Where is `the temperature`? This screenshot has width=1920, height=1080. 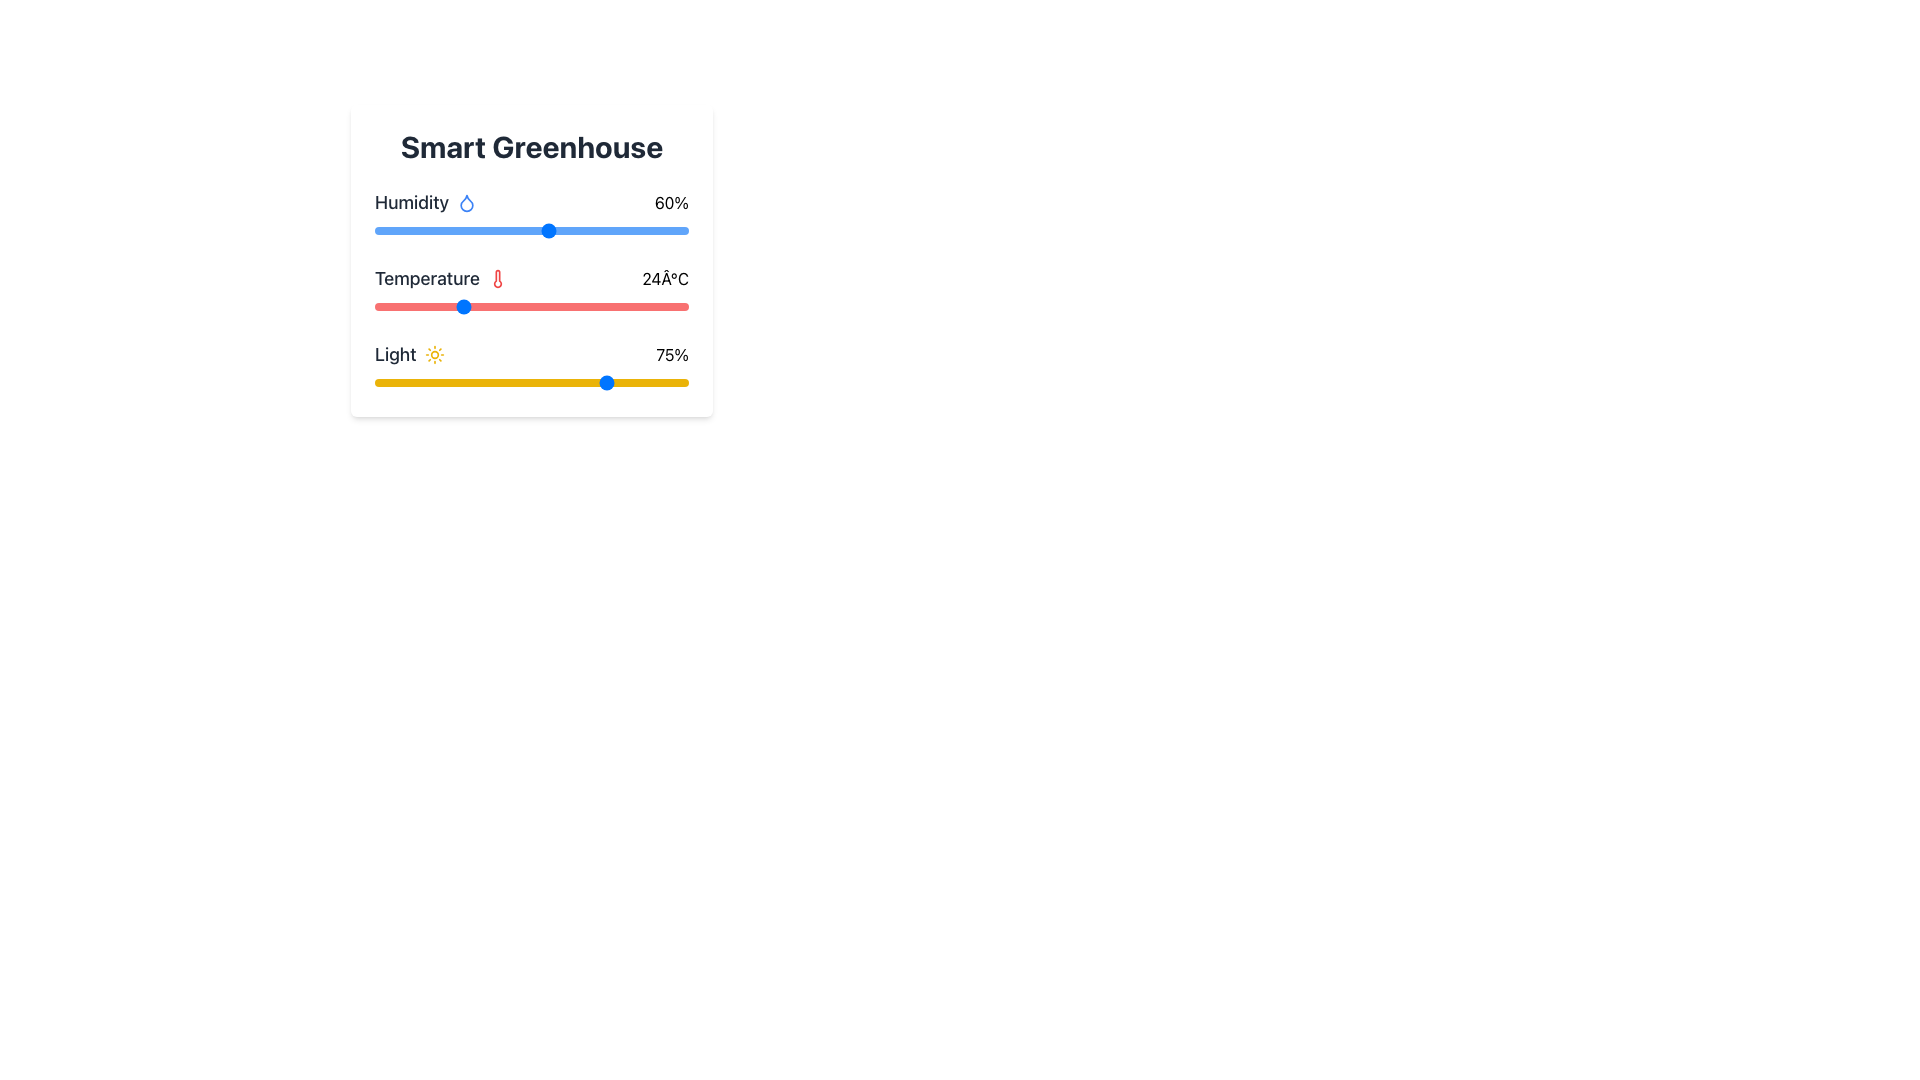
the temperature is located at coordinates (445, 307).